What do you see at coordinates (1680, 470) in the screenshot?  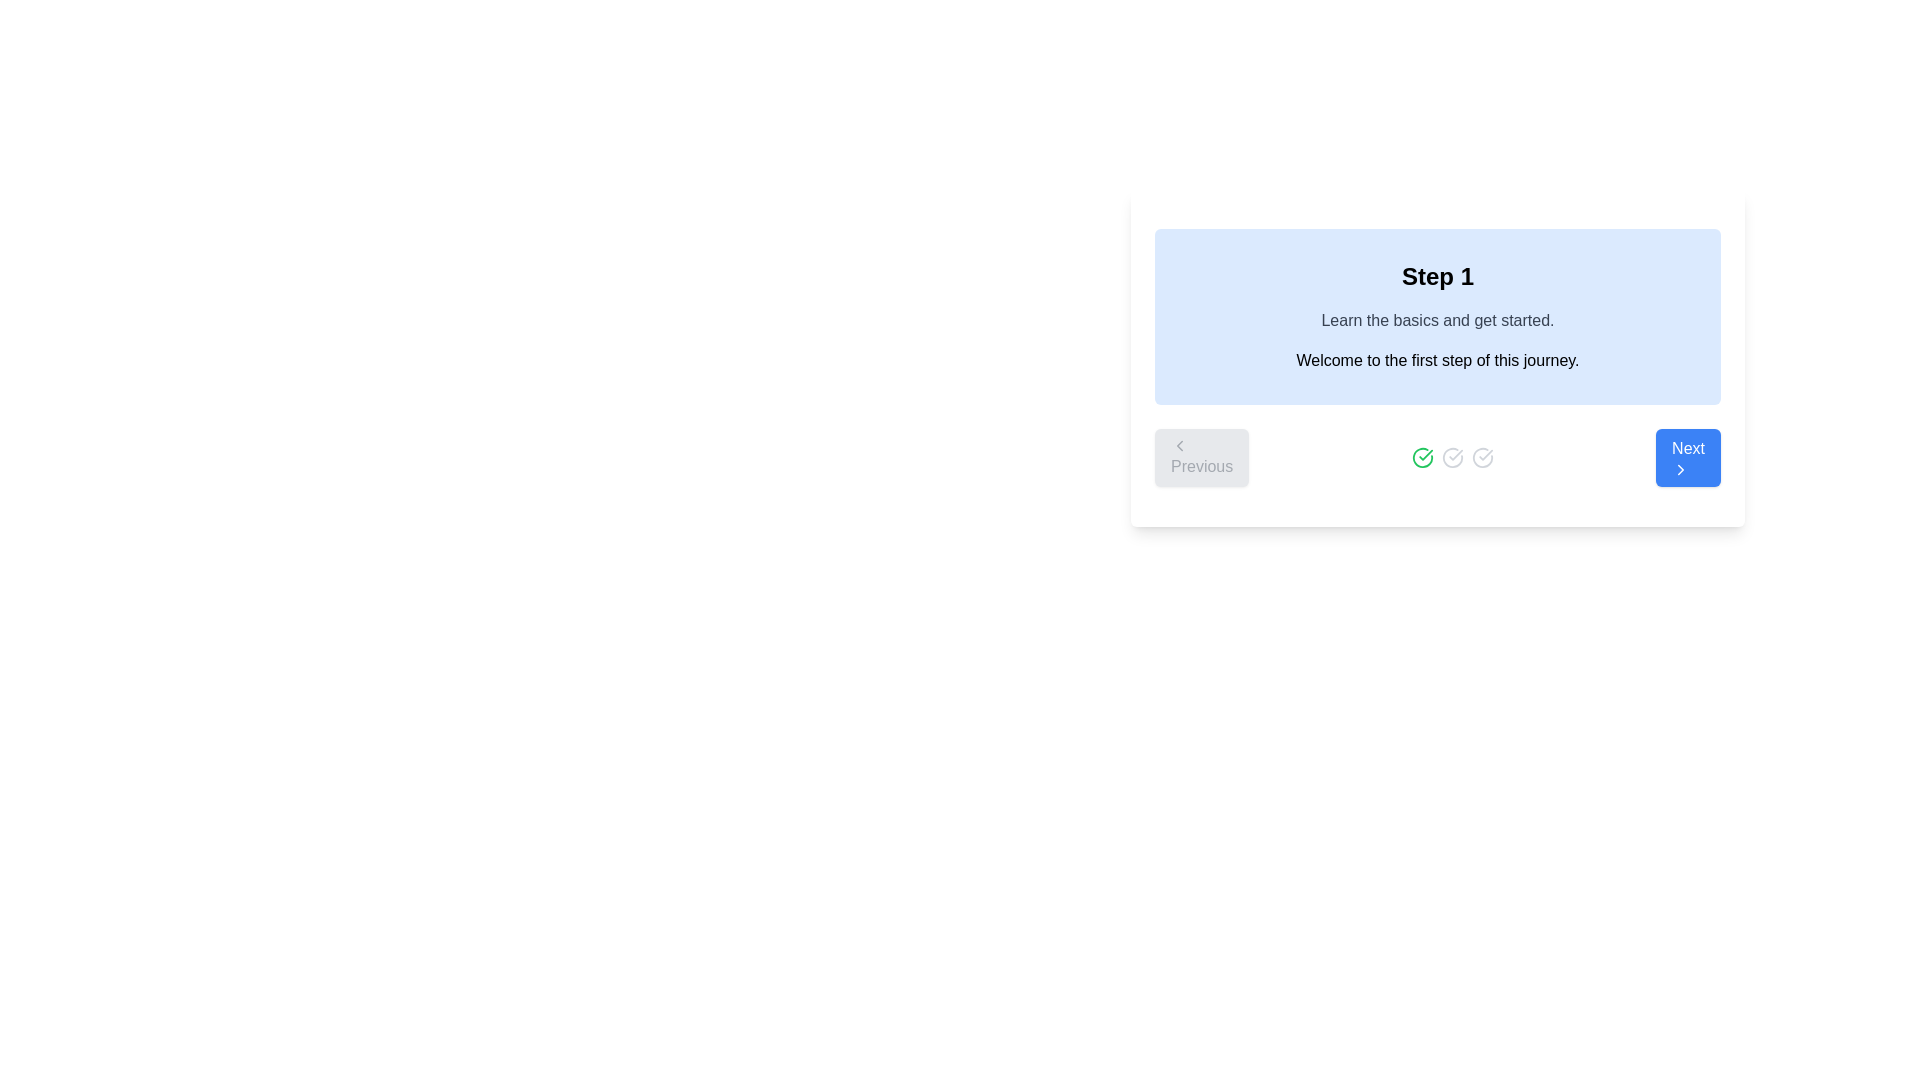 I see `the right-pointing chevron icon located within the 'Next' button at the bottom-right corner of the interface, which indicates the flow of navigation to advance to the next step` at bounding box center [1680, 470].